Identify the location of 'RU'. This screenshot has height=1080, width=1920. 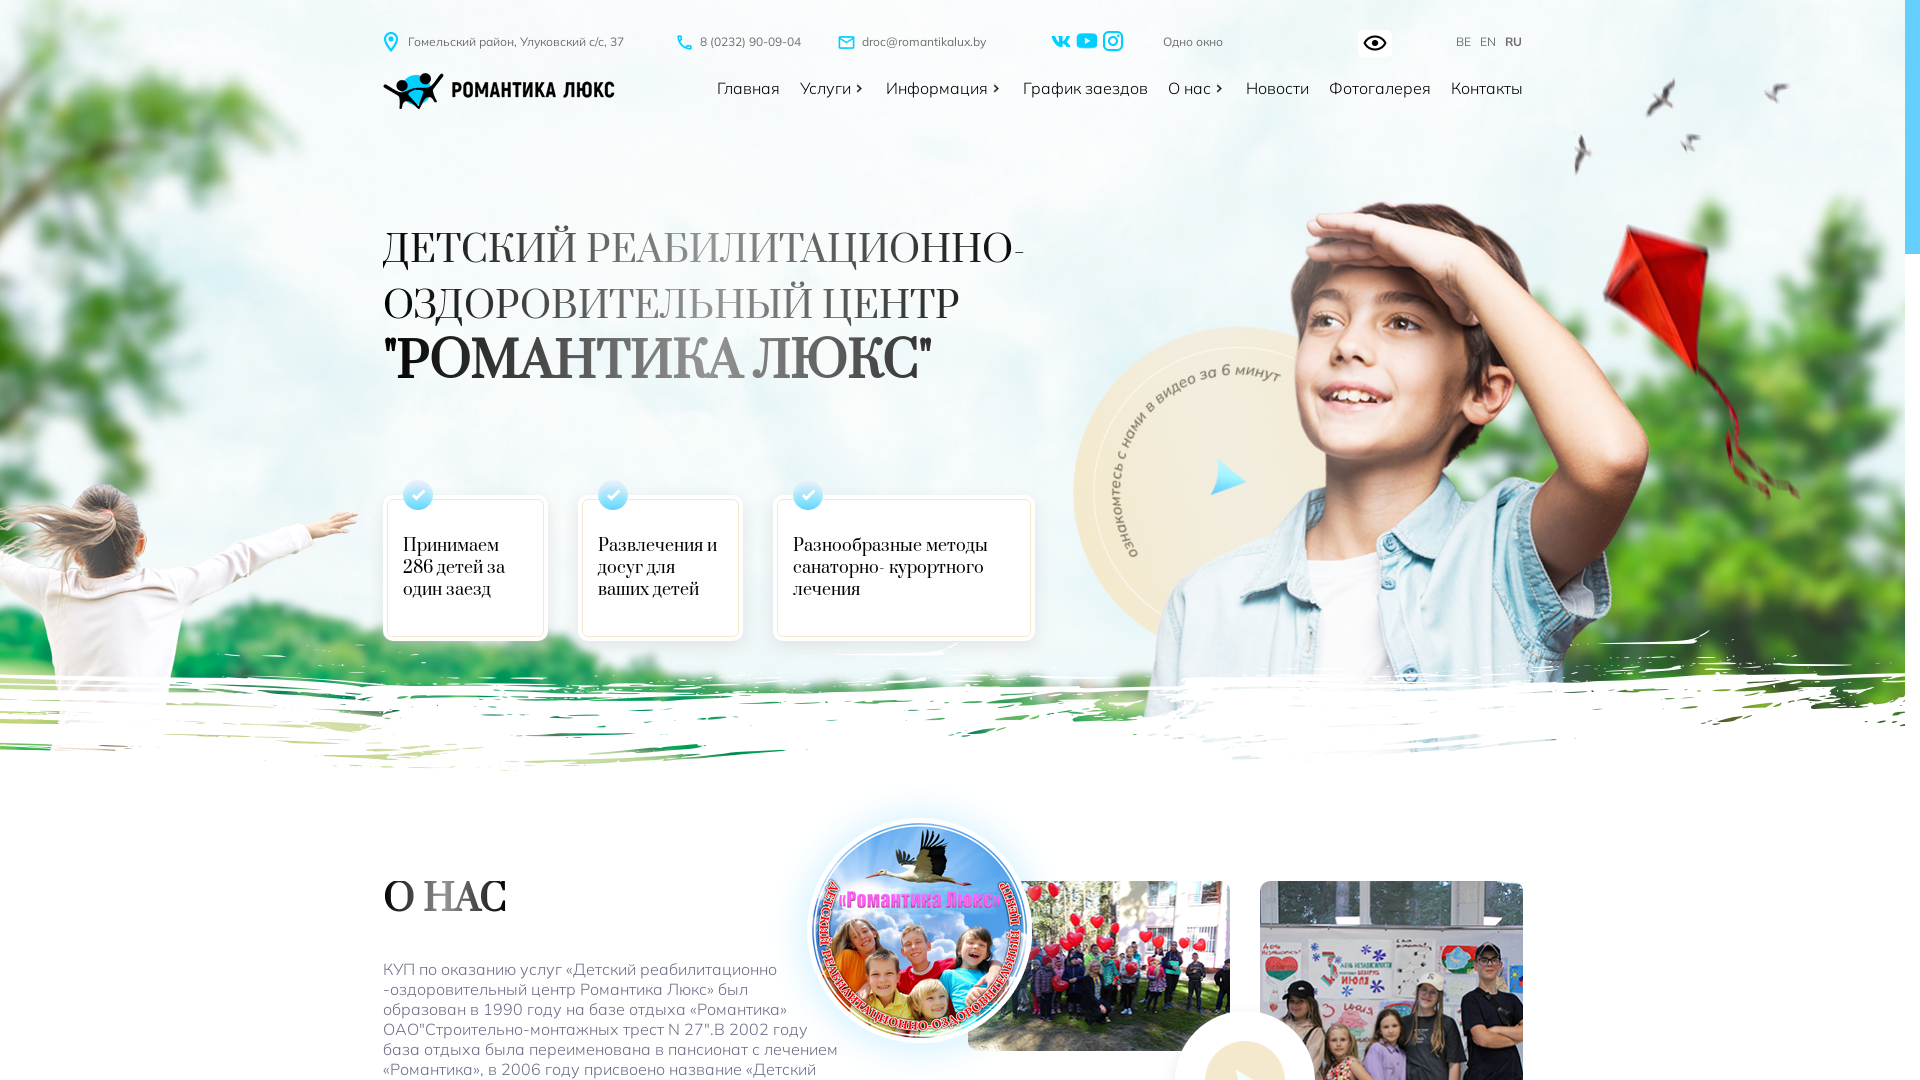
(1513, 42).